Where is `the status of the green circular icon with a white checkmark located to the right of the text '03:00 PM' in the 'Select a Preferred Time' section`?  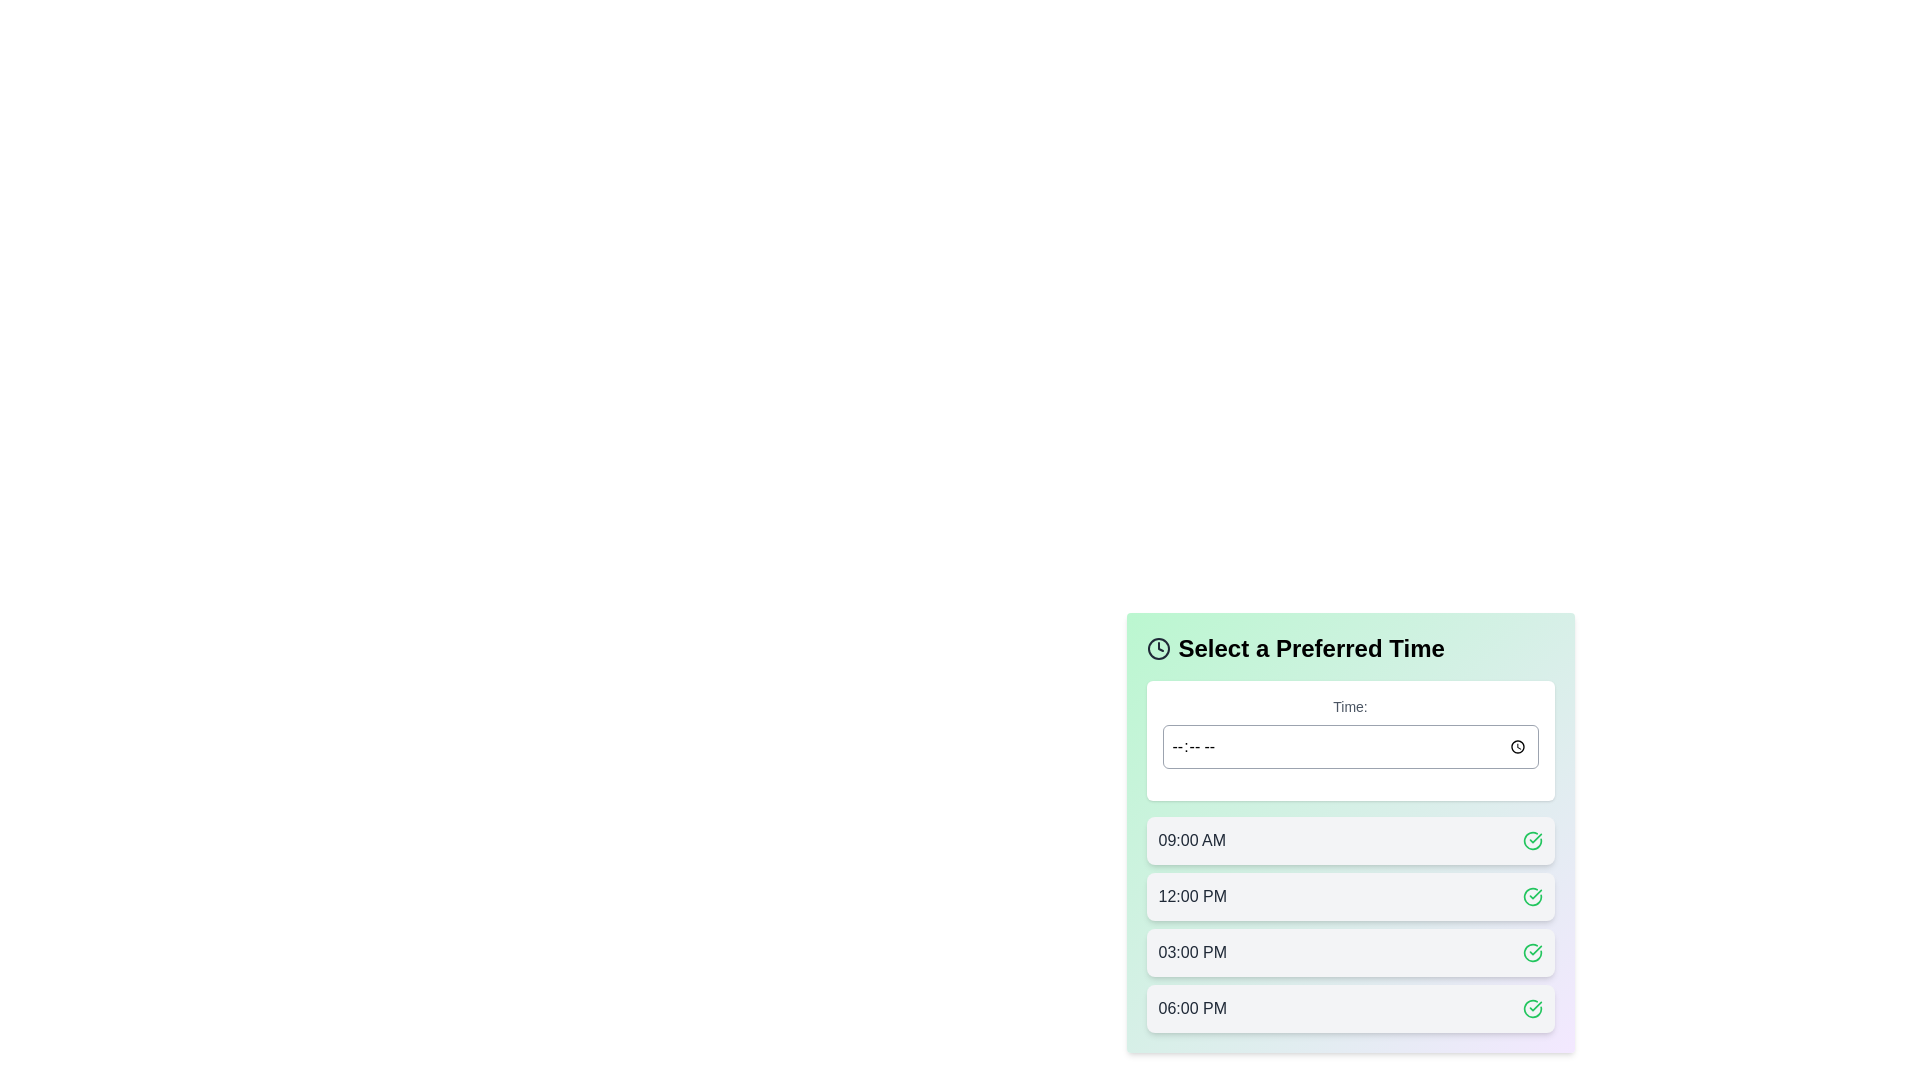
the status of the green circular icon with a white checkmark located to the right of the text '03:00 PM' in the 'Select a Preferred Time' section is located at coordinates (1531, 951).